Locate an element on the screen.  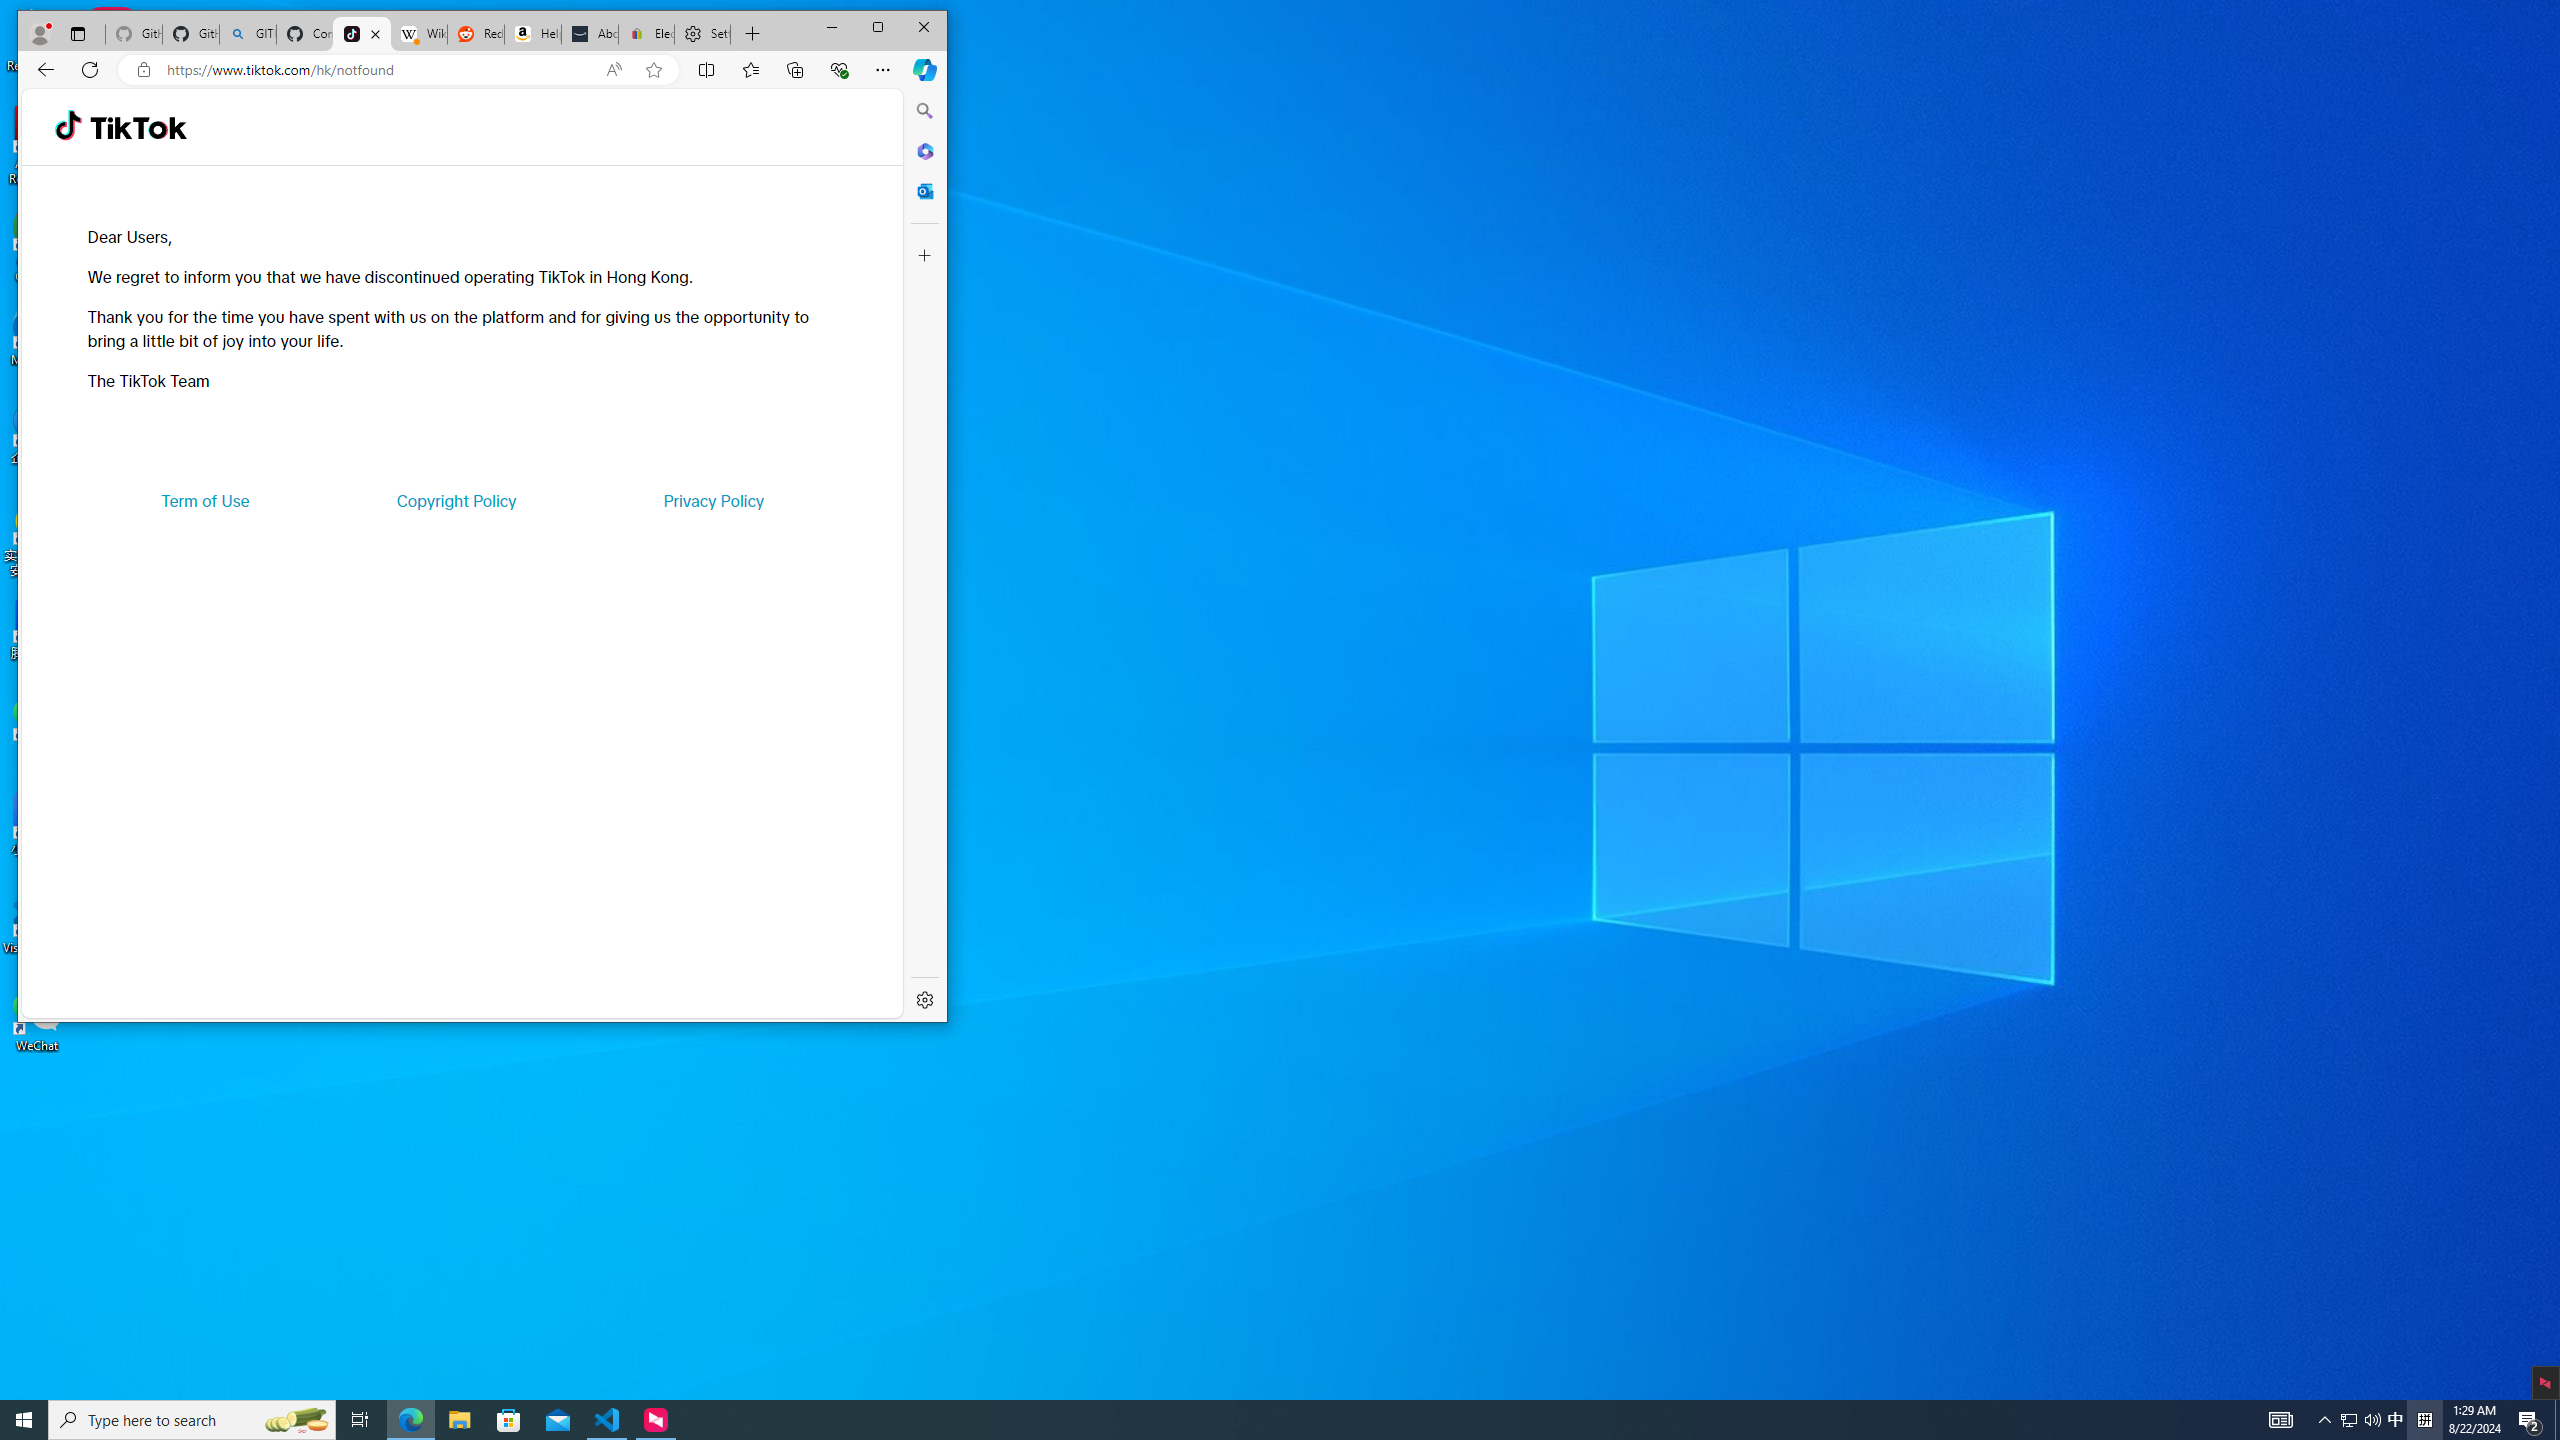
'AutomationID: 4105' is located at coordinates (2279, 1418).